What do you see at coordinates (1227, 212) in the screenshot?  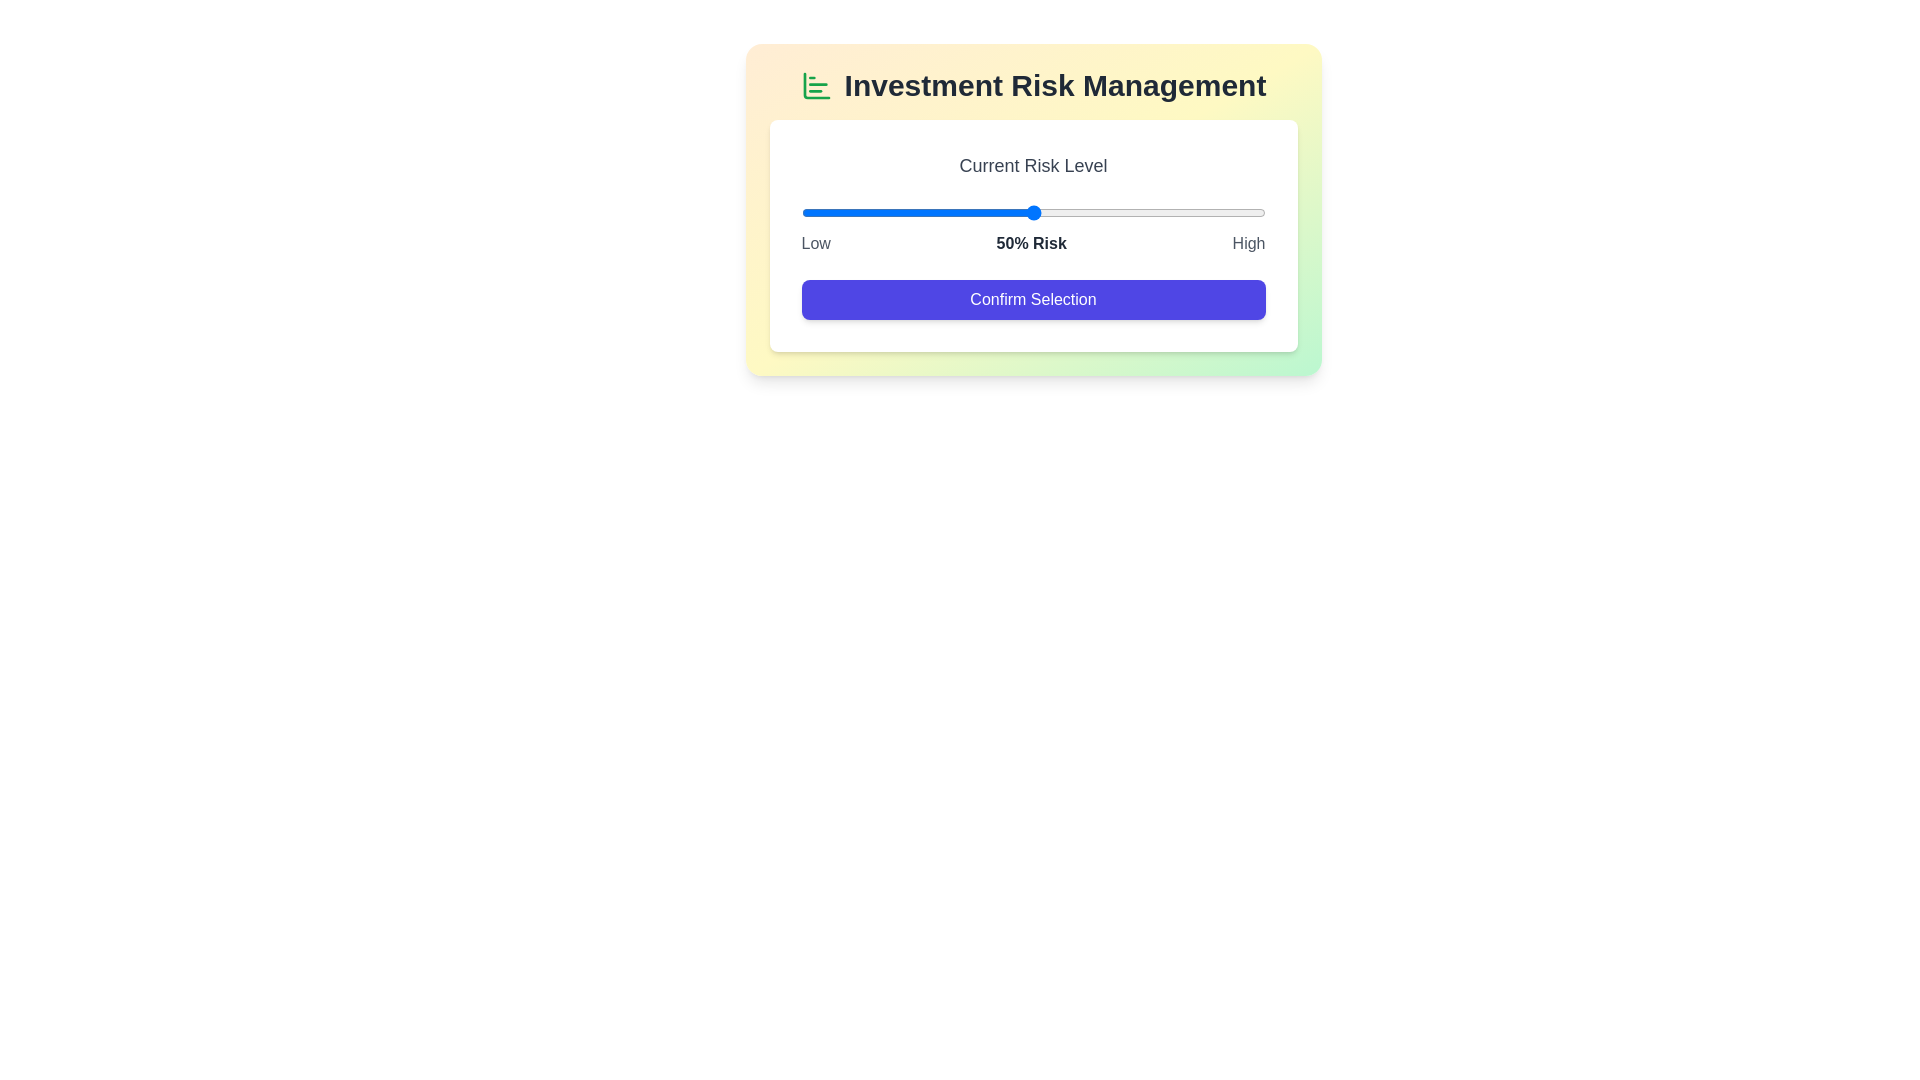 I see `the slider to set the risk level to 92%` at bounding box center [1227, 212].